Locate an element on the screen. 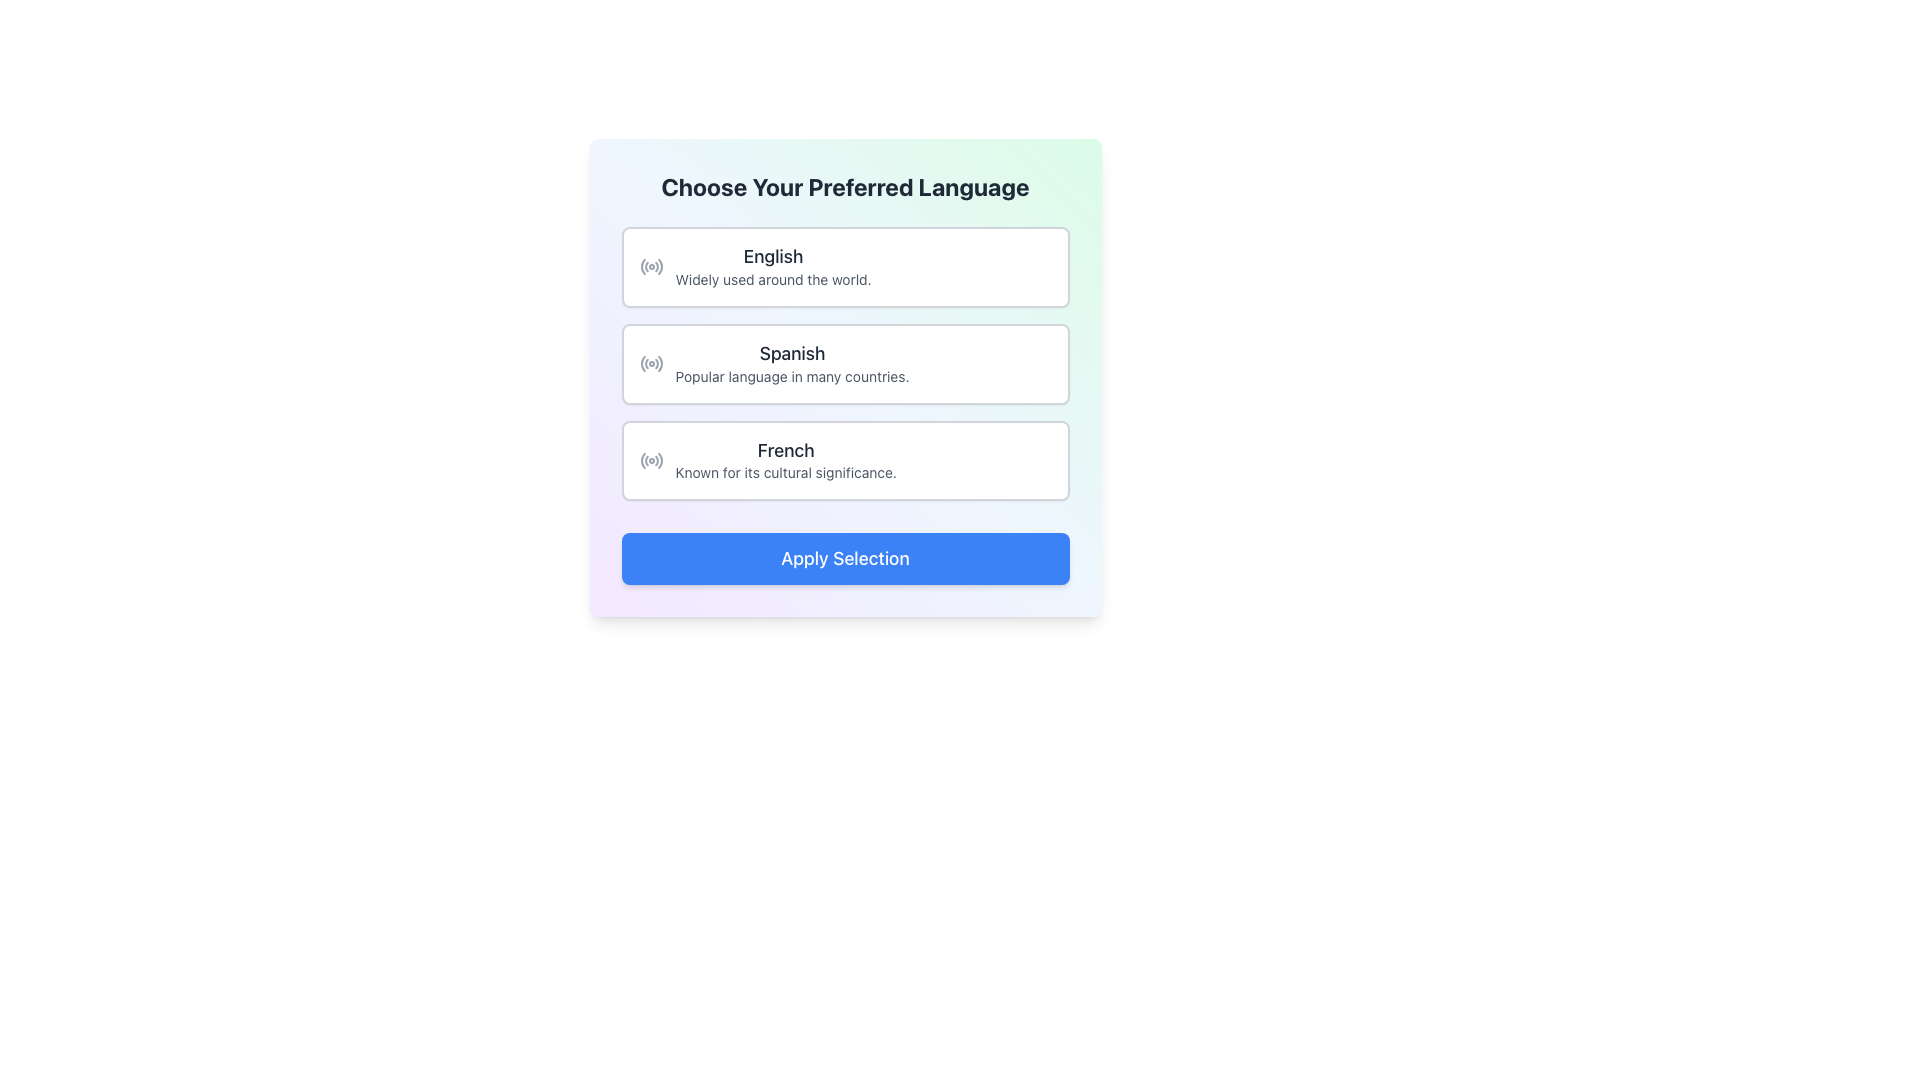 Image resolution: width=1920 pixels, height=1080 pixels. the Spanish language option in the language selection interface, which is the second element in a vertical list between 'English' and 'French' is located at coordinates (791, 364).